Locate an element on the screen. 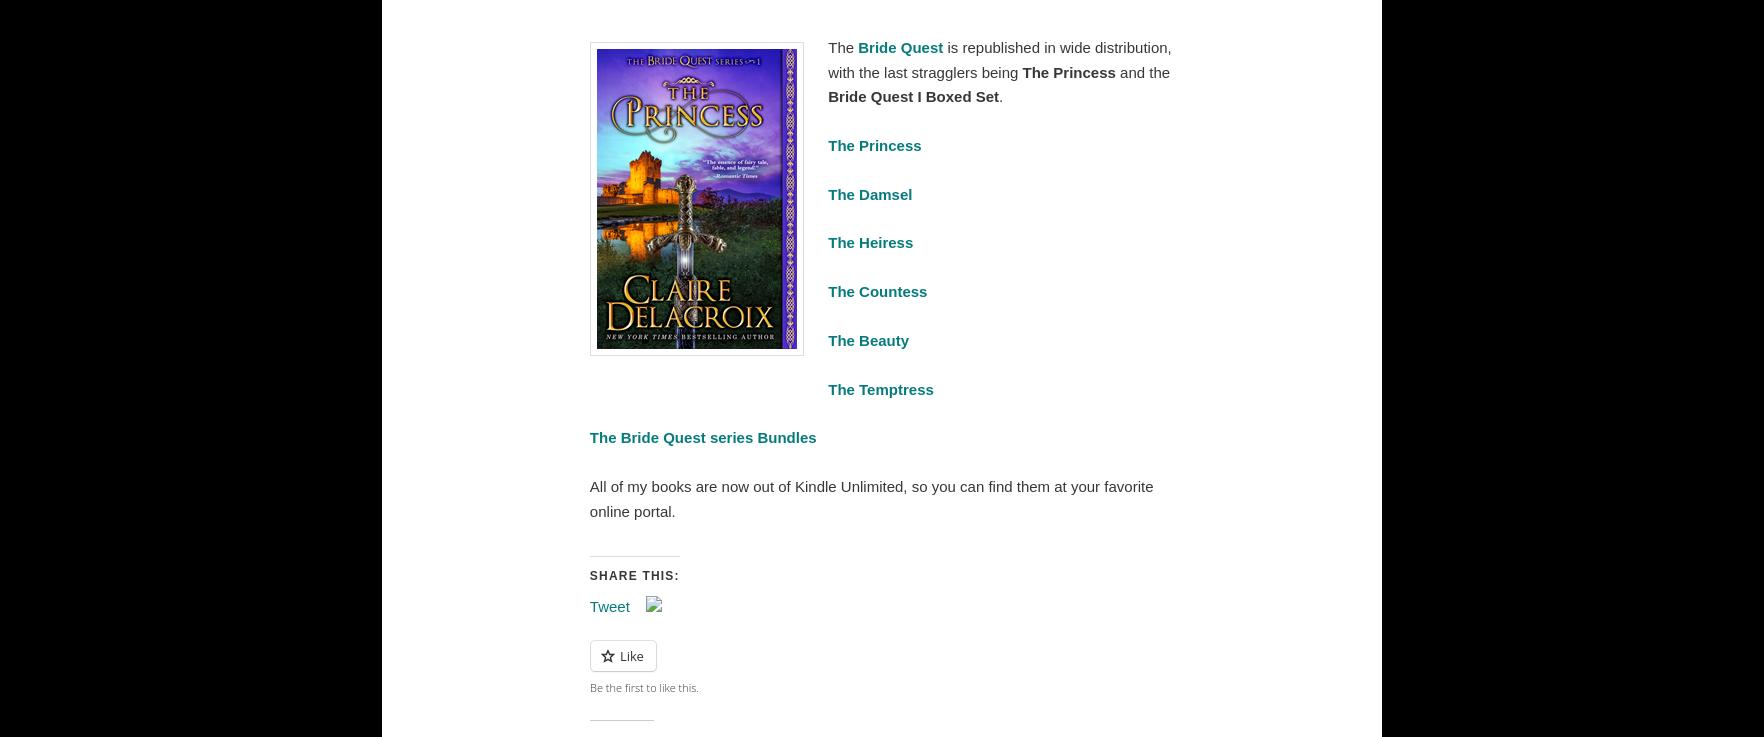 The height and width of the screenshot is (737, 1764). 'and the' is located at coordinates (1142, 71).